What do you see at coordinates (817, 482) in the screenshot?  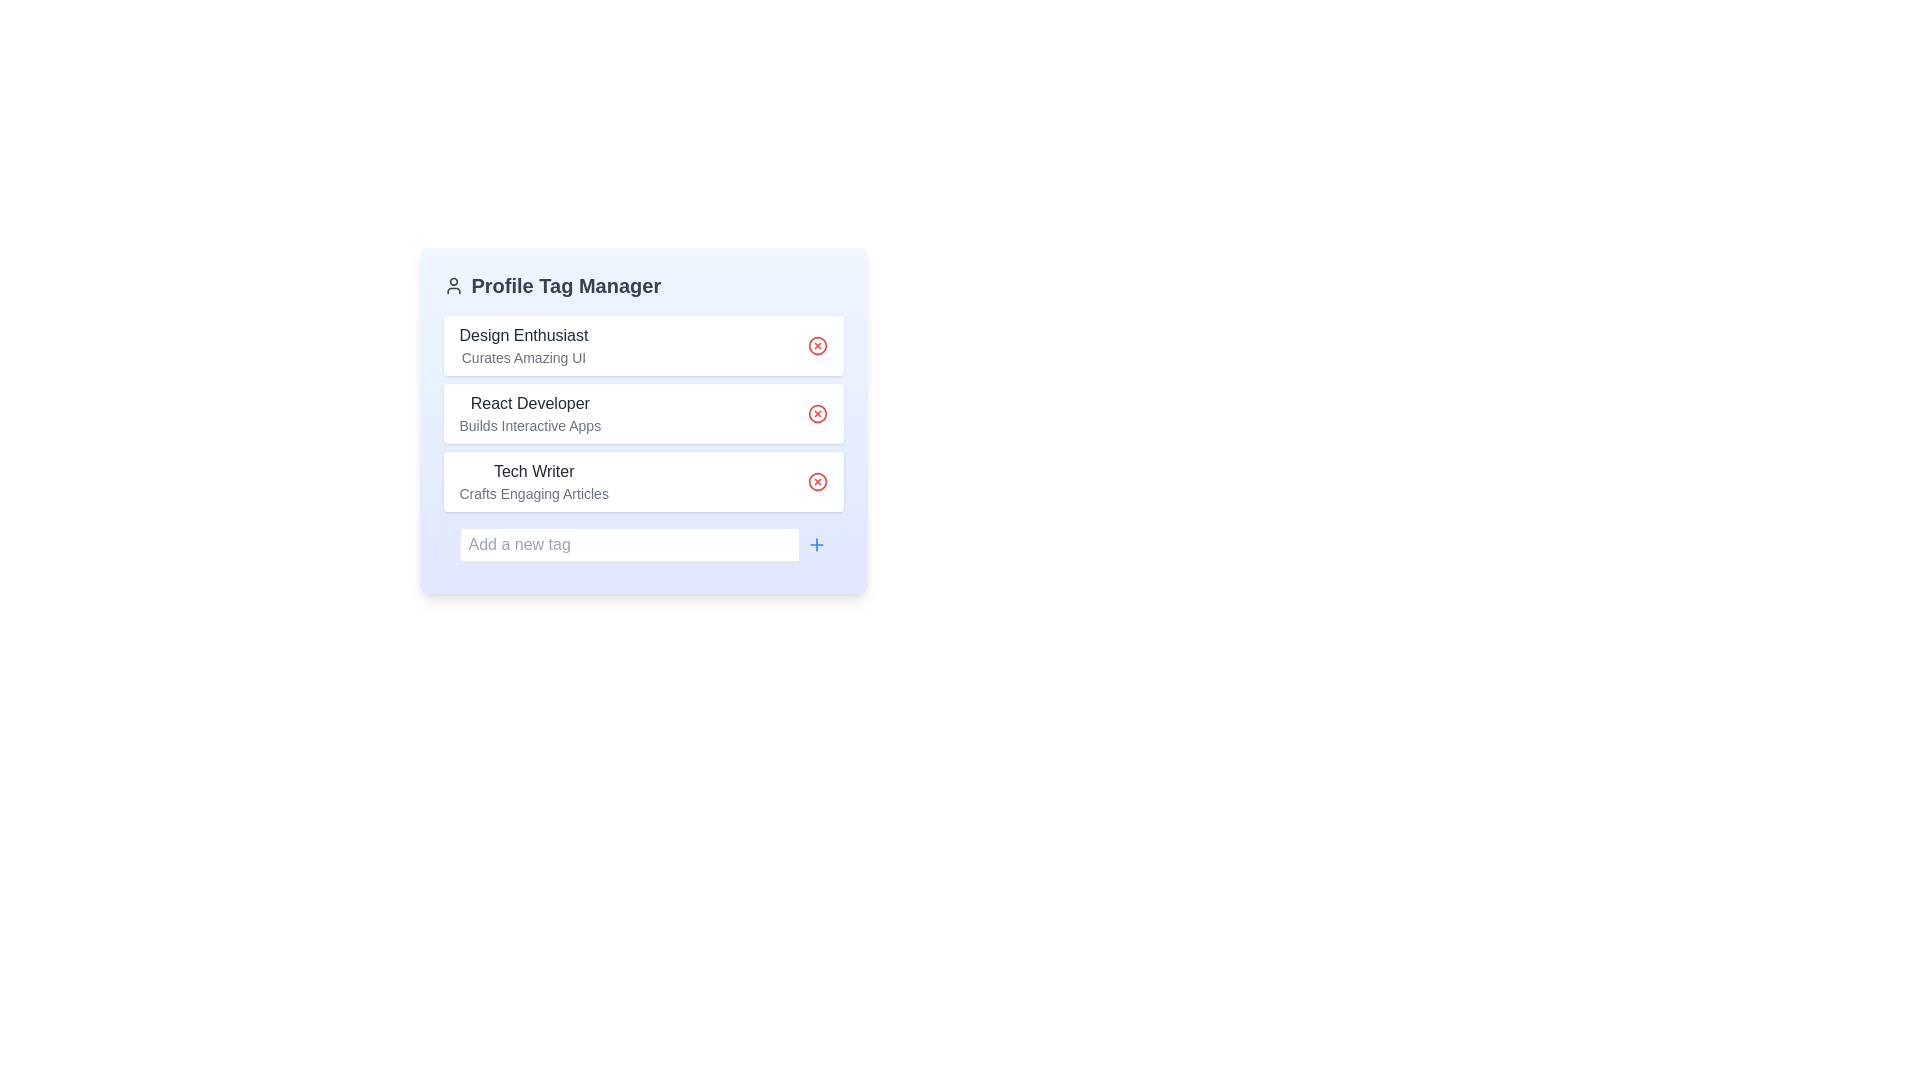 I see `the delete button for the tag named Tech Writer` at bounding box center [817, 482].